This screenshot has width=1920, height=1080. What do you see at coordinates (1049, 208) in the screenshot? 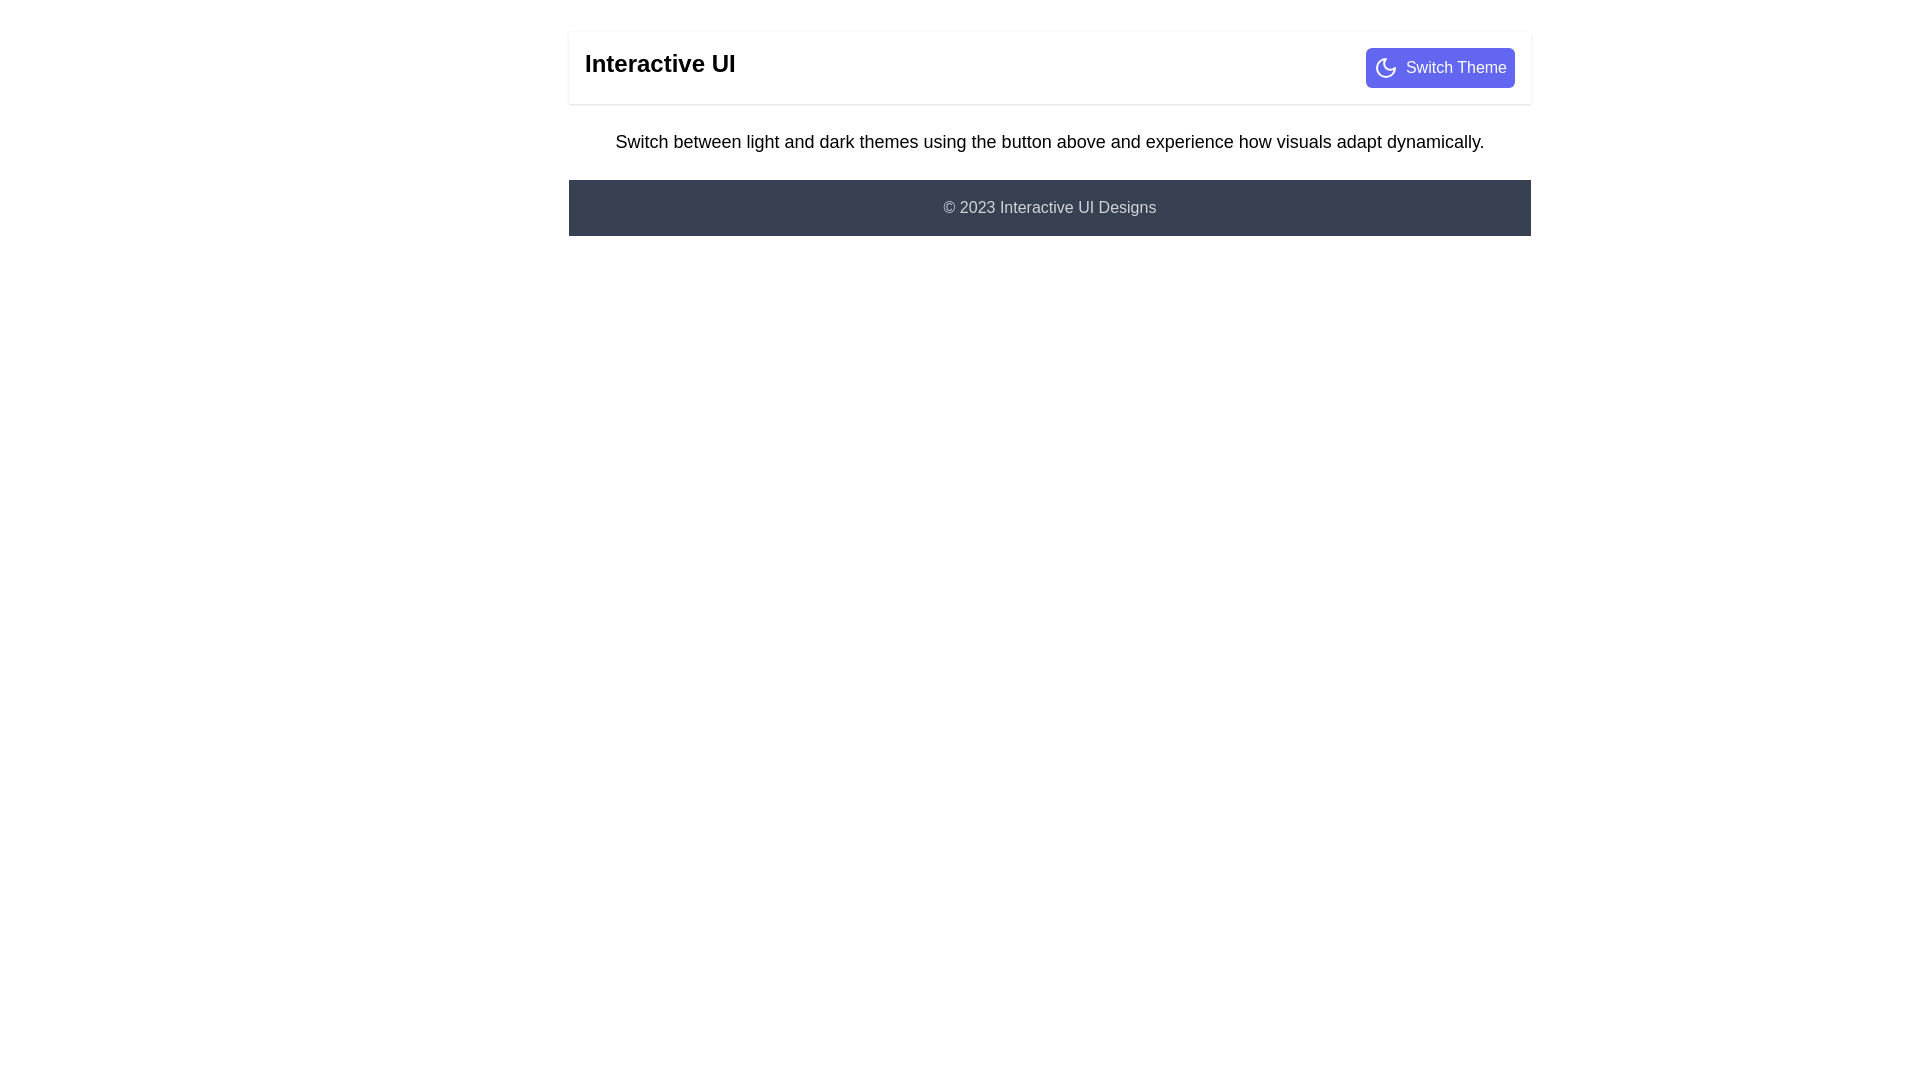
I see `the static text element that serves as the footer, providing copyright information, located centrally at the bottom of the interface` at bounding box center [1049, 208].